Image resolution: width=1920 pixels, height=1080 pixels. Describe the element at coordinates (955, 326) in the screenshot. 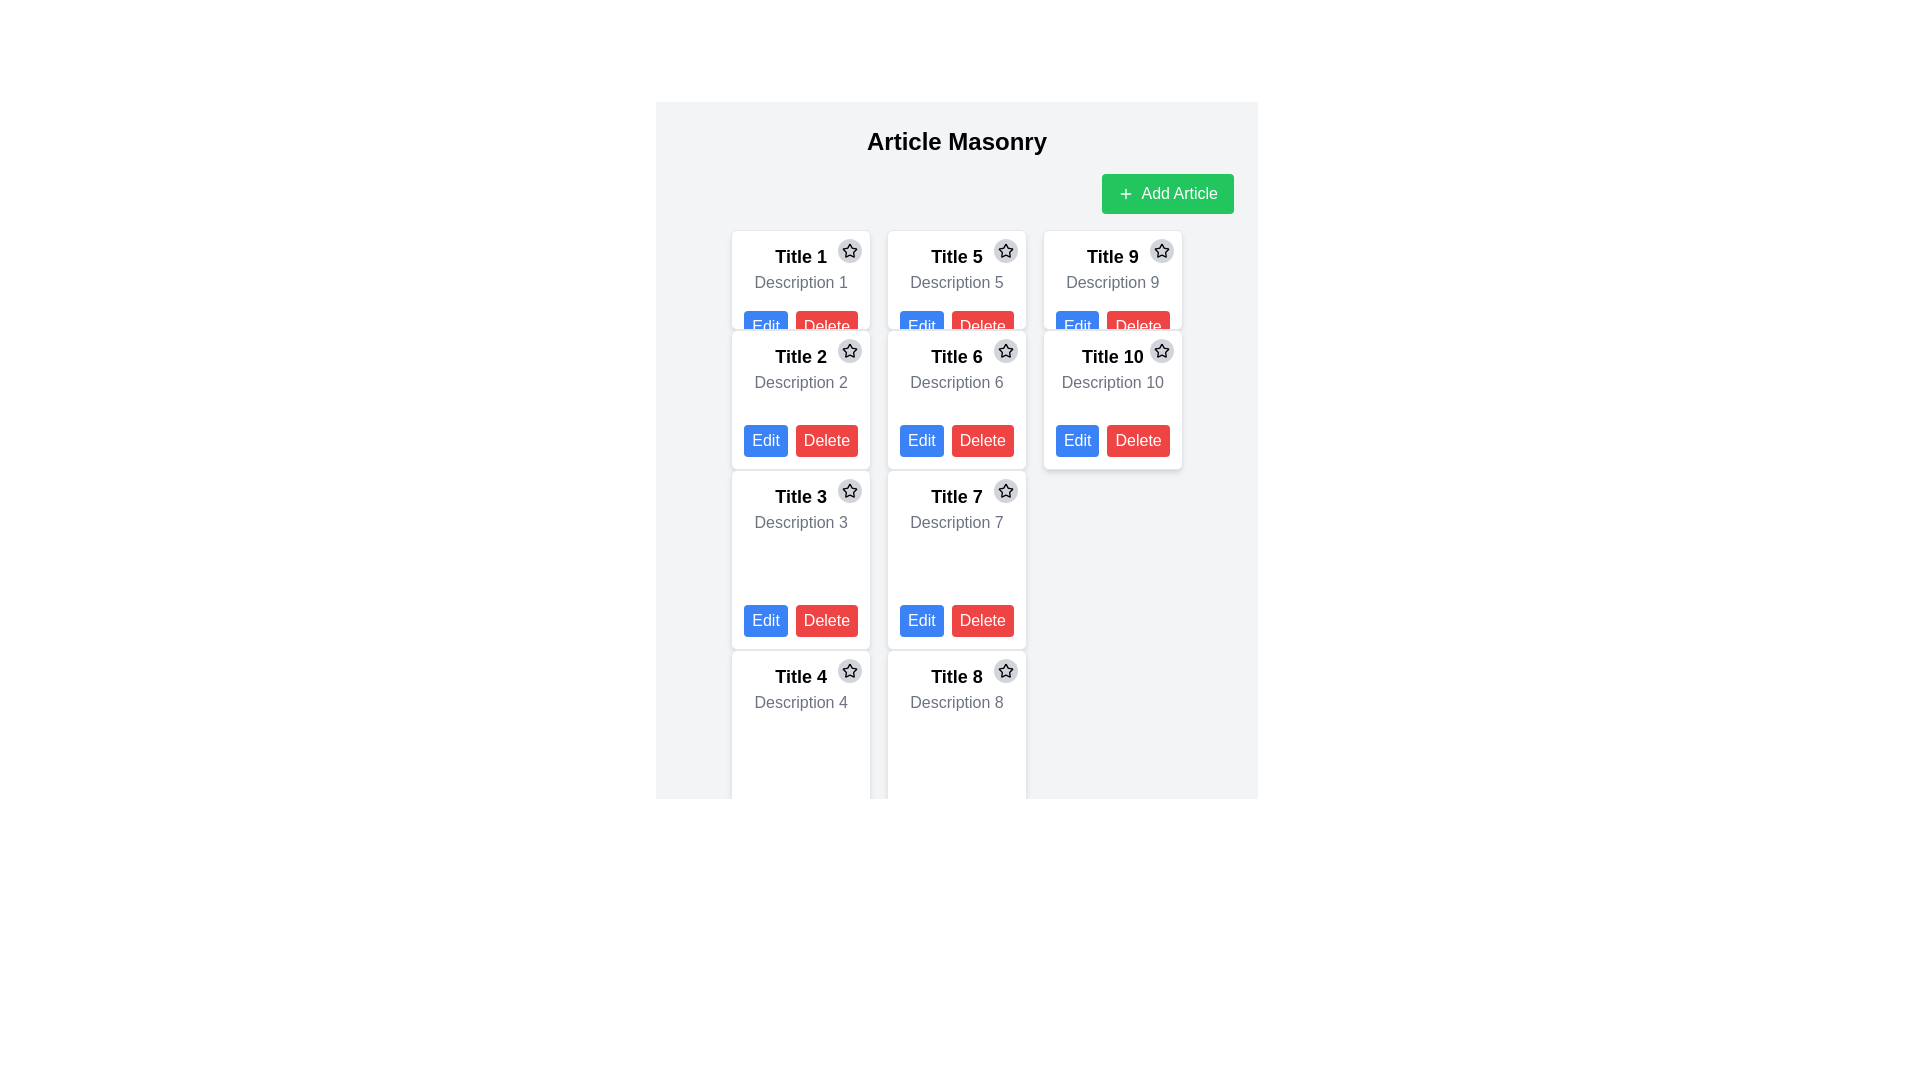

I see `the 'Delete' button in the Horizontal button group located at the bottom of the card titled 'Title 5' to initiate deletion` at that location.